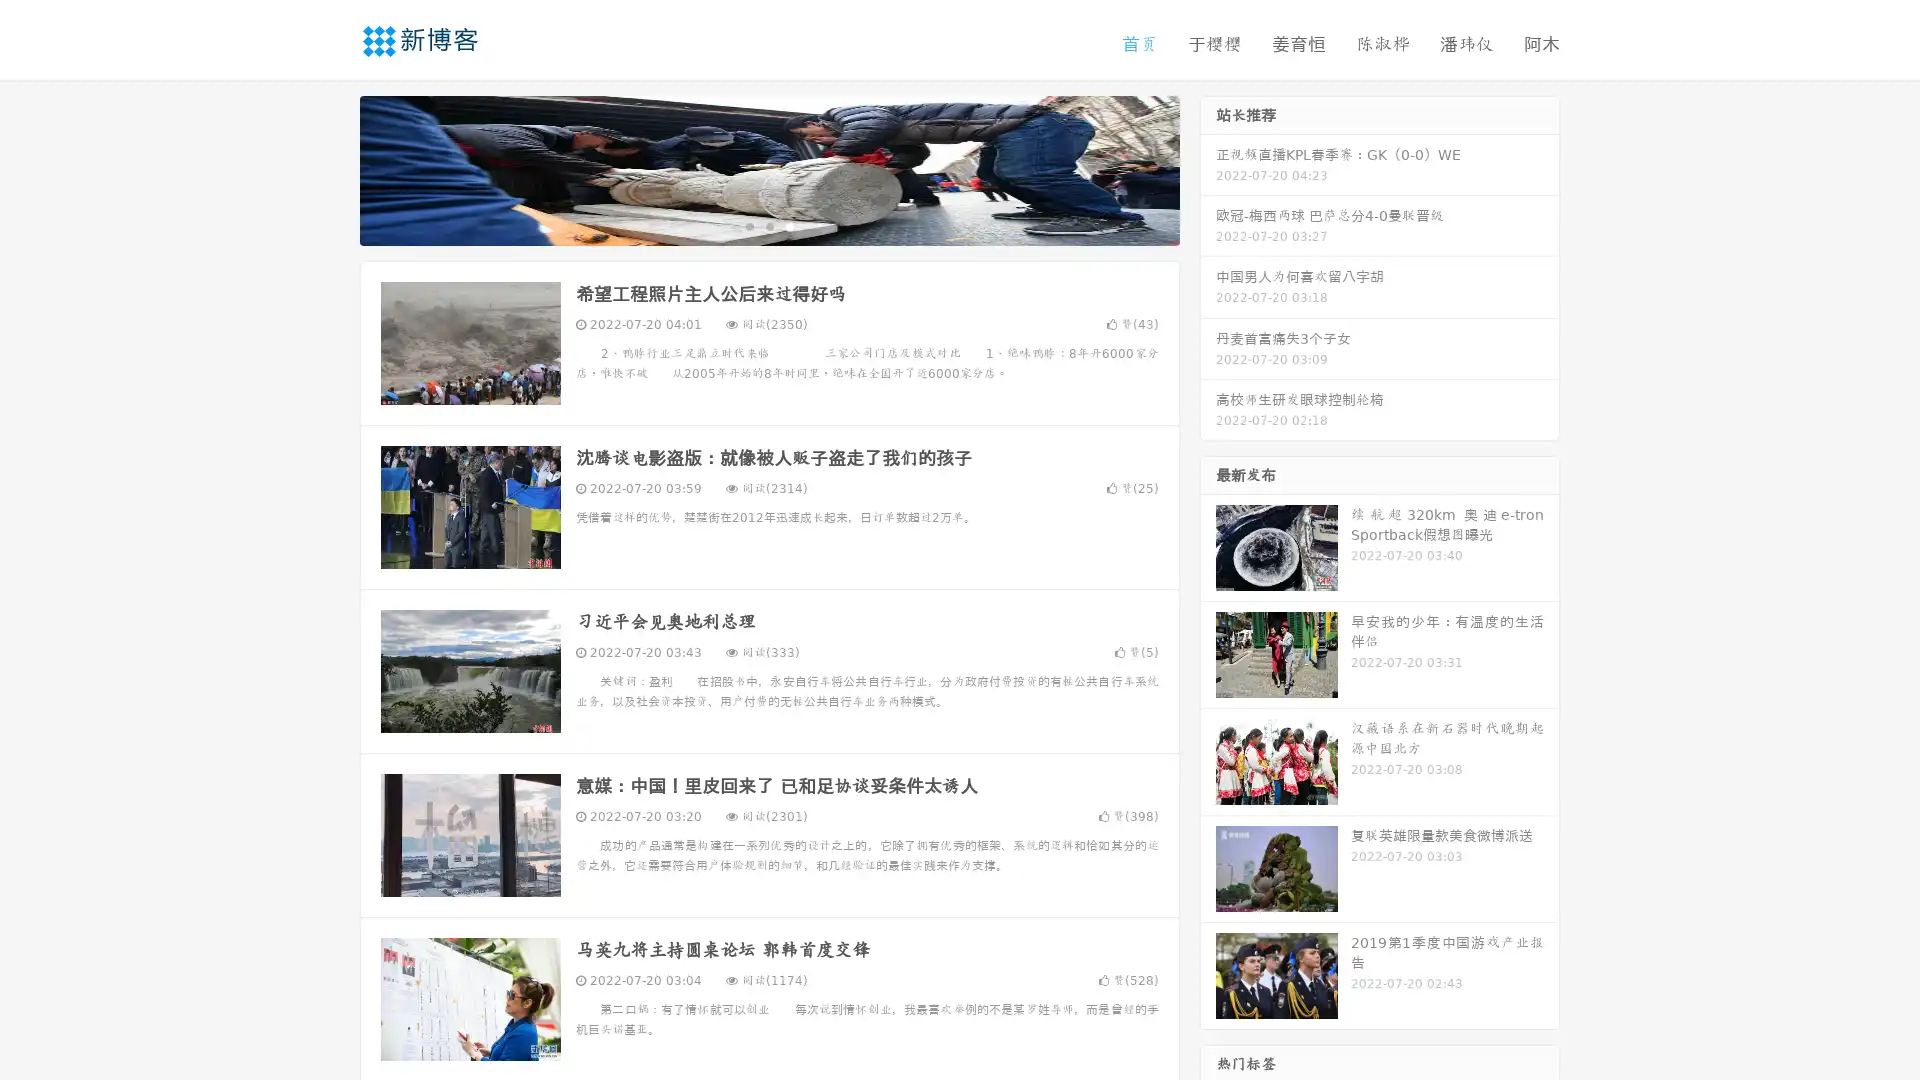 The image size is (1920, 1080). Describe the element at coordinates (789, 225) in the screenshot. I see `Go to slide 3` at that location.